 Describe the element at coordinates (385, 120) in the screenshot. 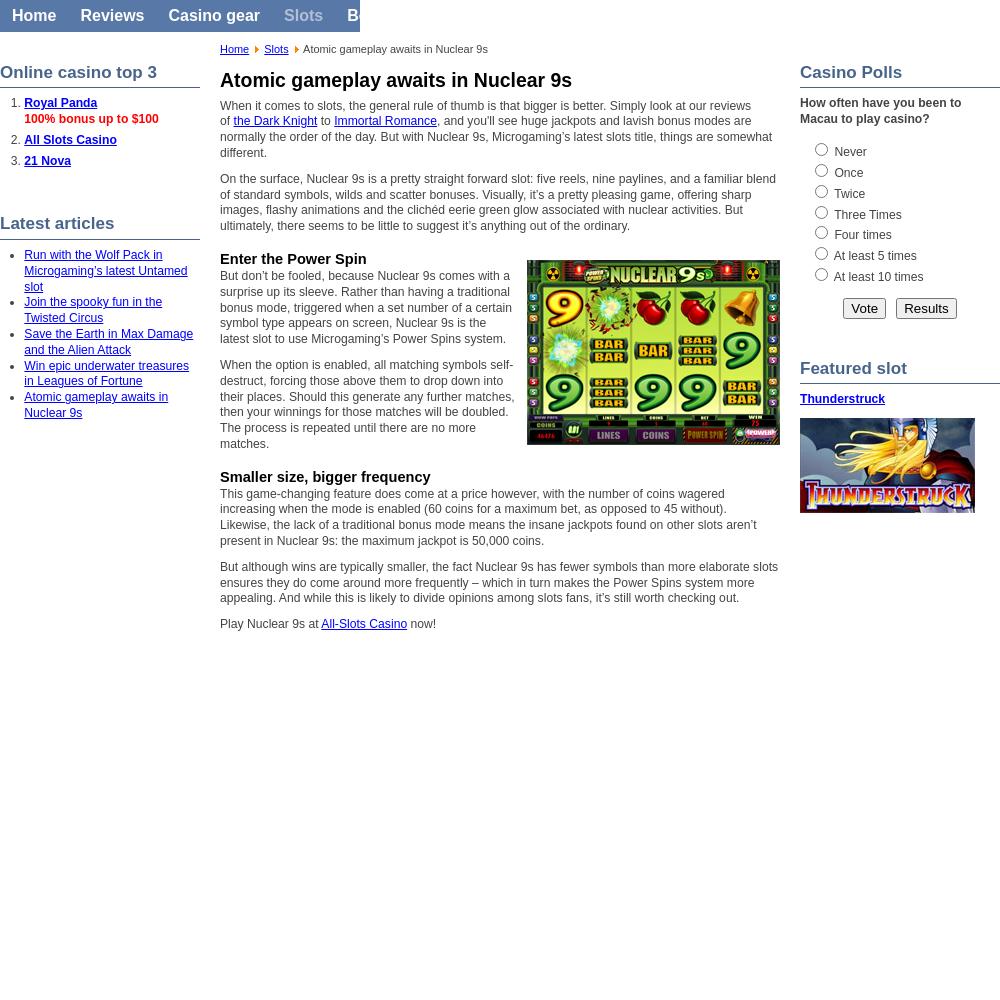

I see `'Immortal Romance'` at that location.